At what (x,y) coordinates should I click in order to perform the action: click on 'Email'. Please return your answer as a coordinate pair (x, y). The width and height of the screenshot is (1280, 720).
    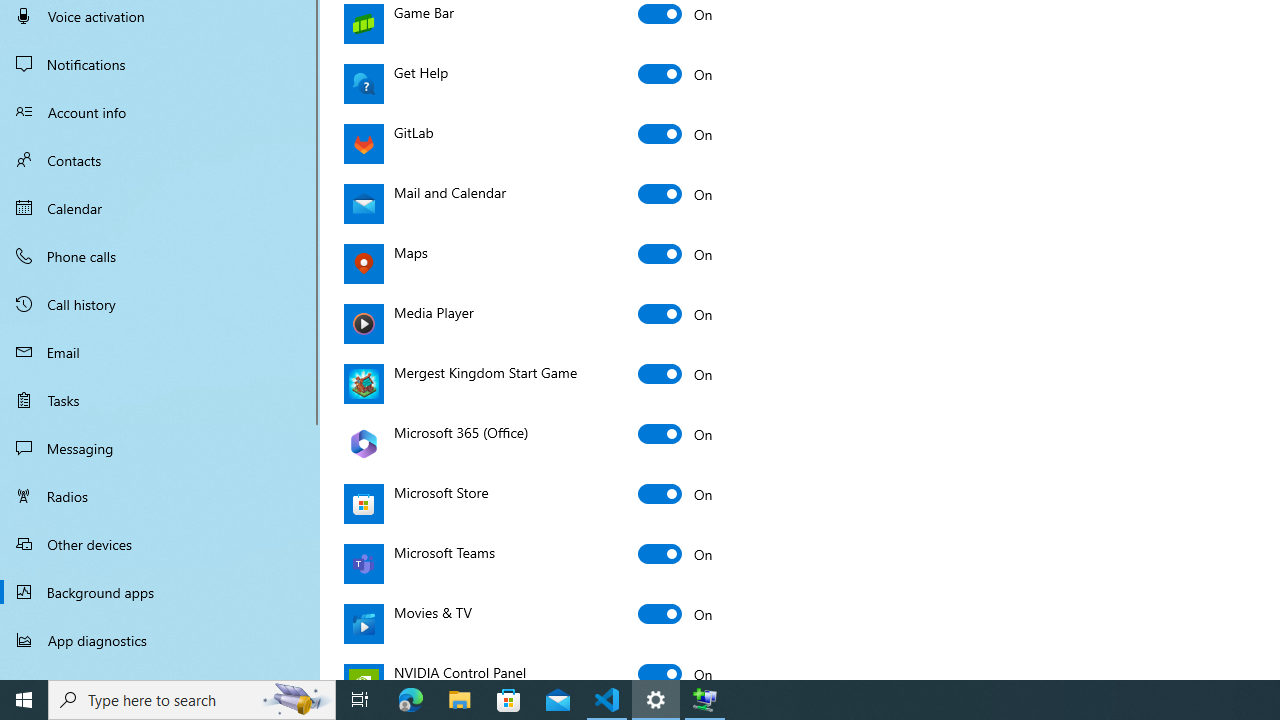
    Looking at the image, I should click on (160, 351).